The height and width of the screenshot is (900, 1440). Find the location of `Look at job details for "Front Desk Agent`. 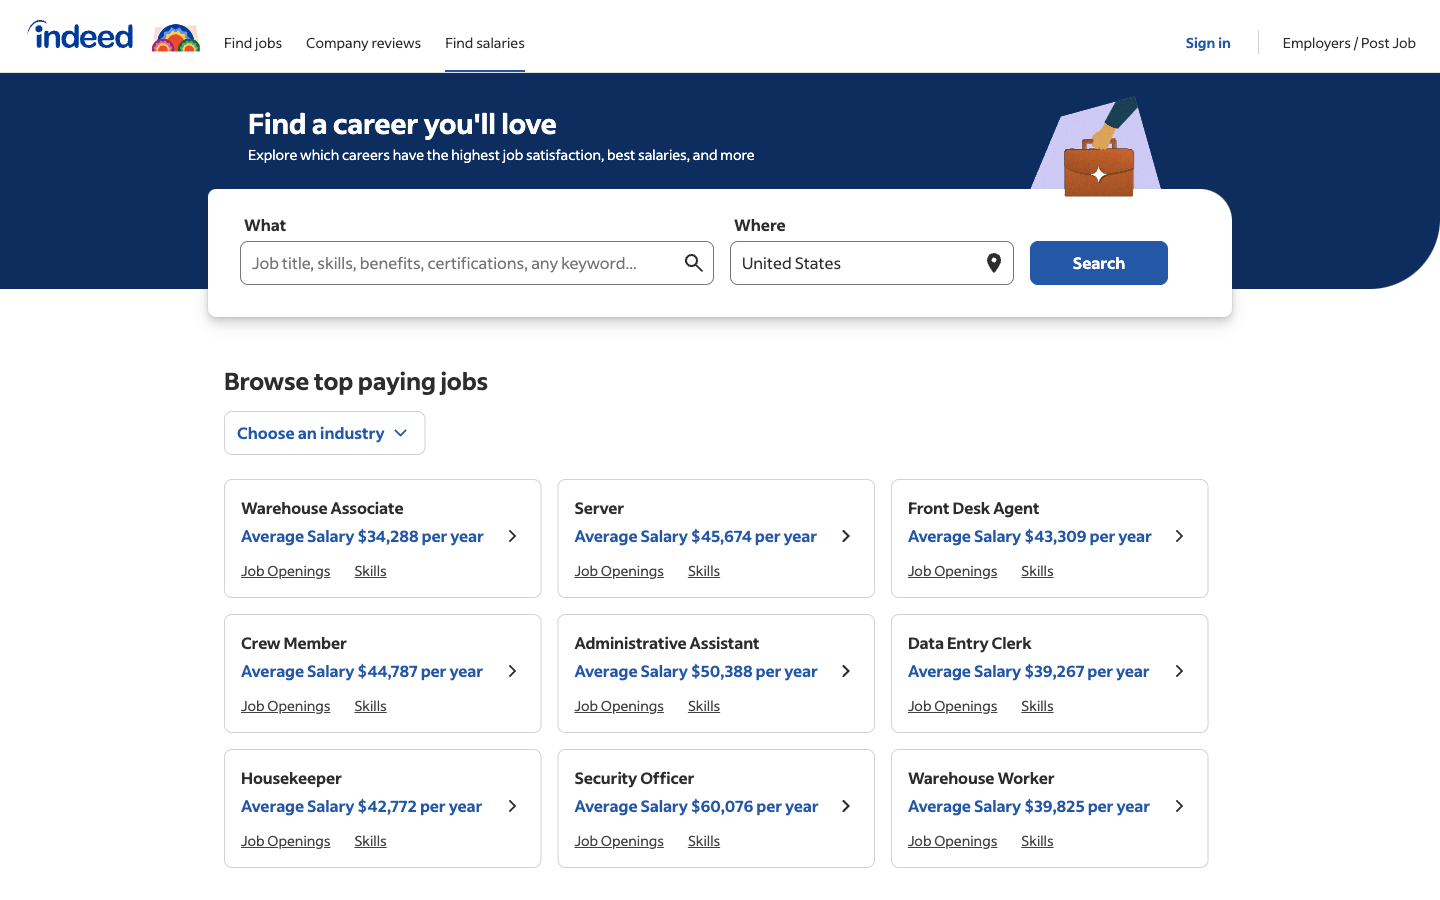

Look at job details for "Front Desk Agent is located at coordinates (1178, 537).